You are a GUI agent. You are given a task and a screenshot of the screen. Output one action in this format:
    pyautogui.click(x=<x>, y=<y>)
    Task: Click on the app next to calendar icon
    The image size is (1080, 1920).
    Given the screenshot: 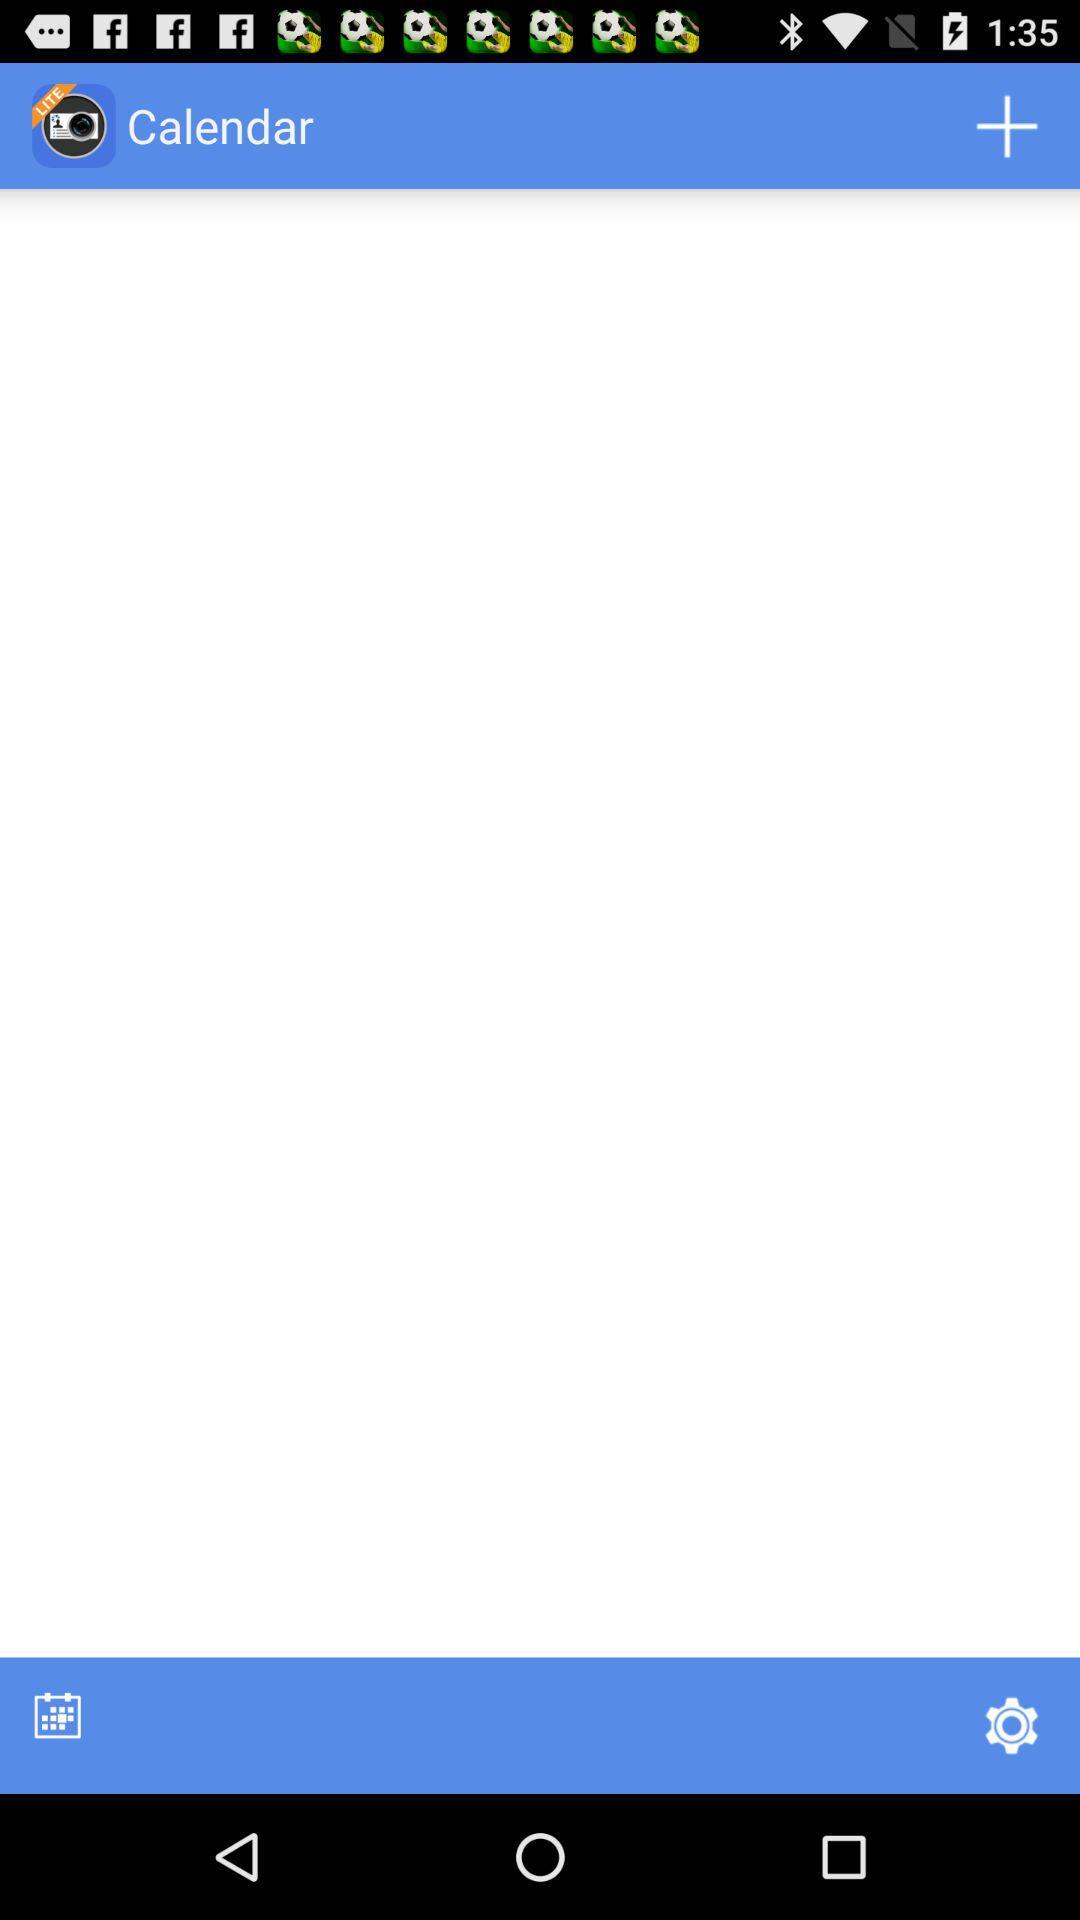 What is the action you would take?
    pyautogui.click(x=1006, y=124)
    